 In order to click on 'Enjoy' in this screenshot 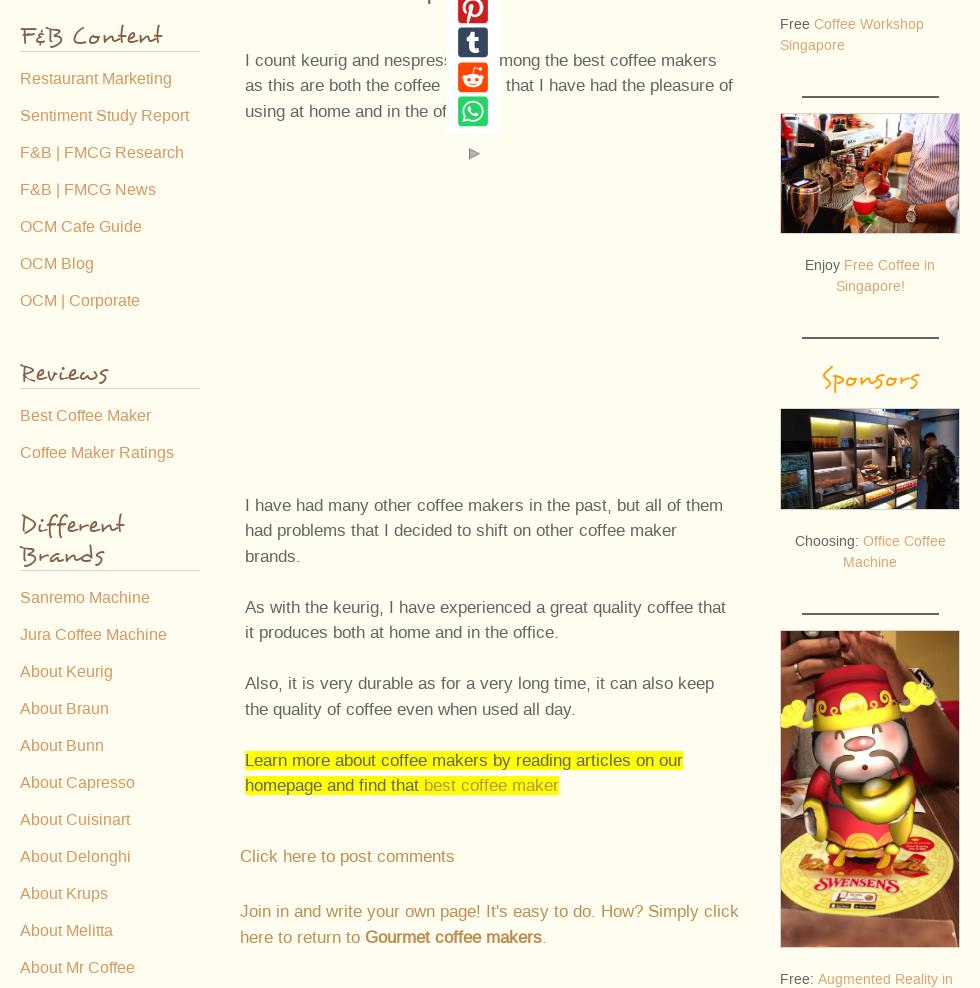, I will do `click(824, 263)`.